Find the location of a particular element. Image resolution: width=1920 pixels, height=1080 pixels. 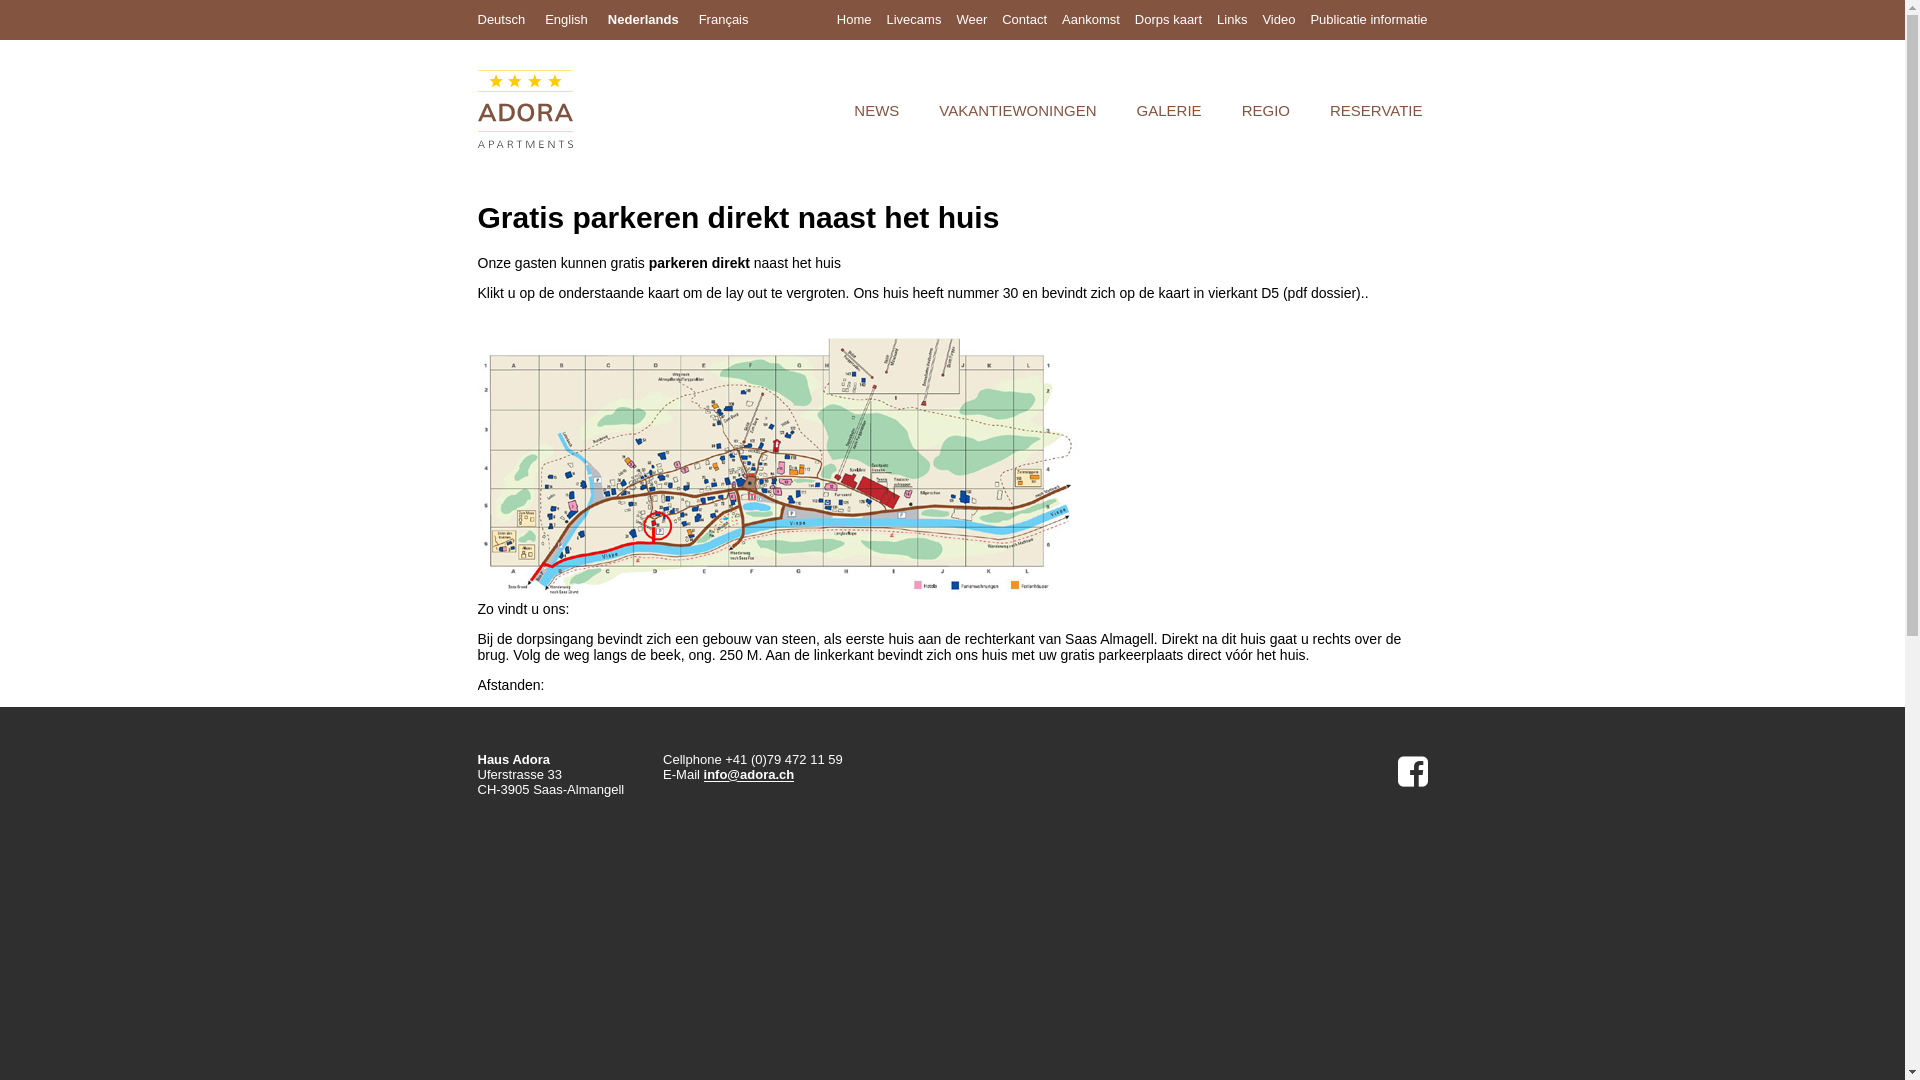

'English' is located at coordinates (565, 19).